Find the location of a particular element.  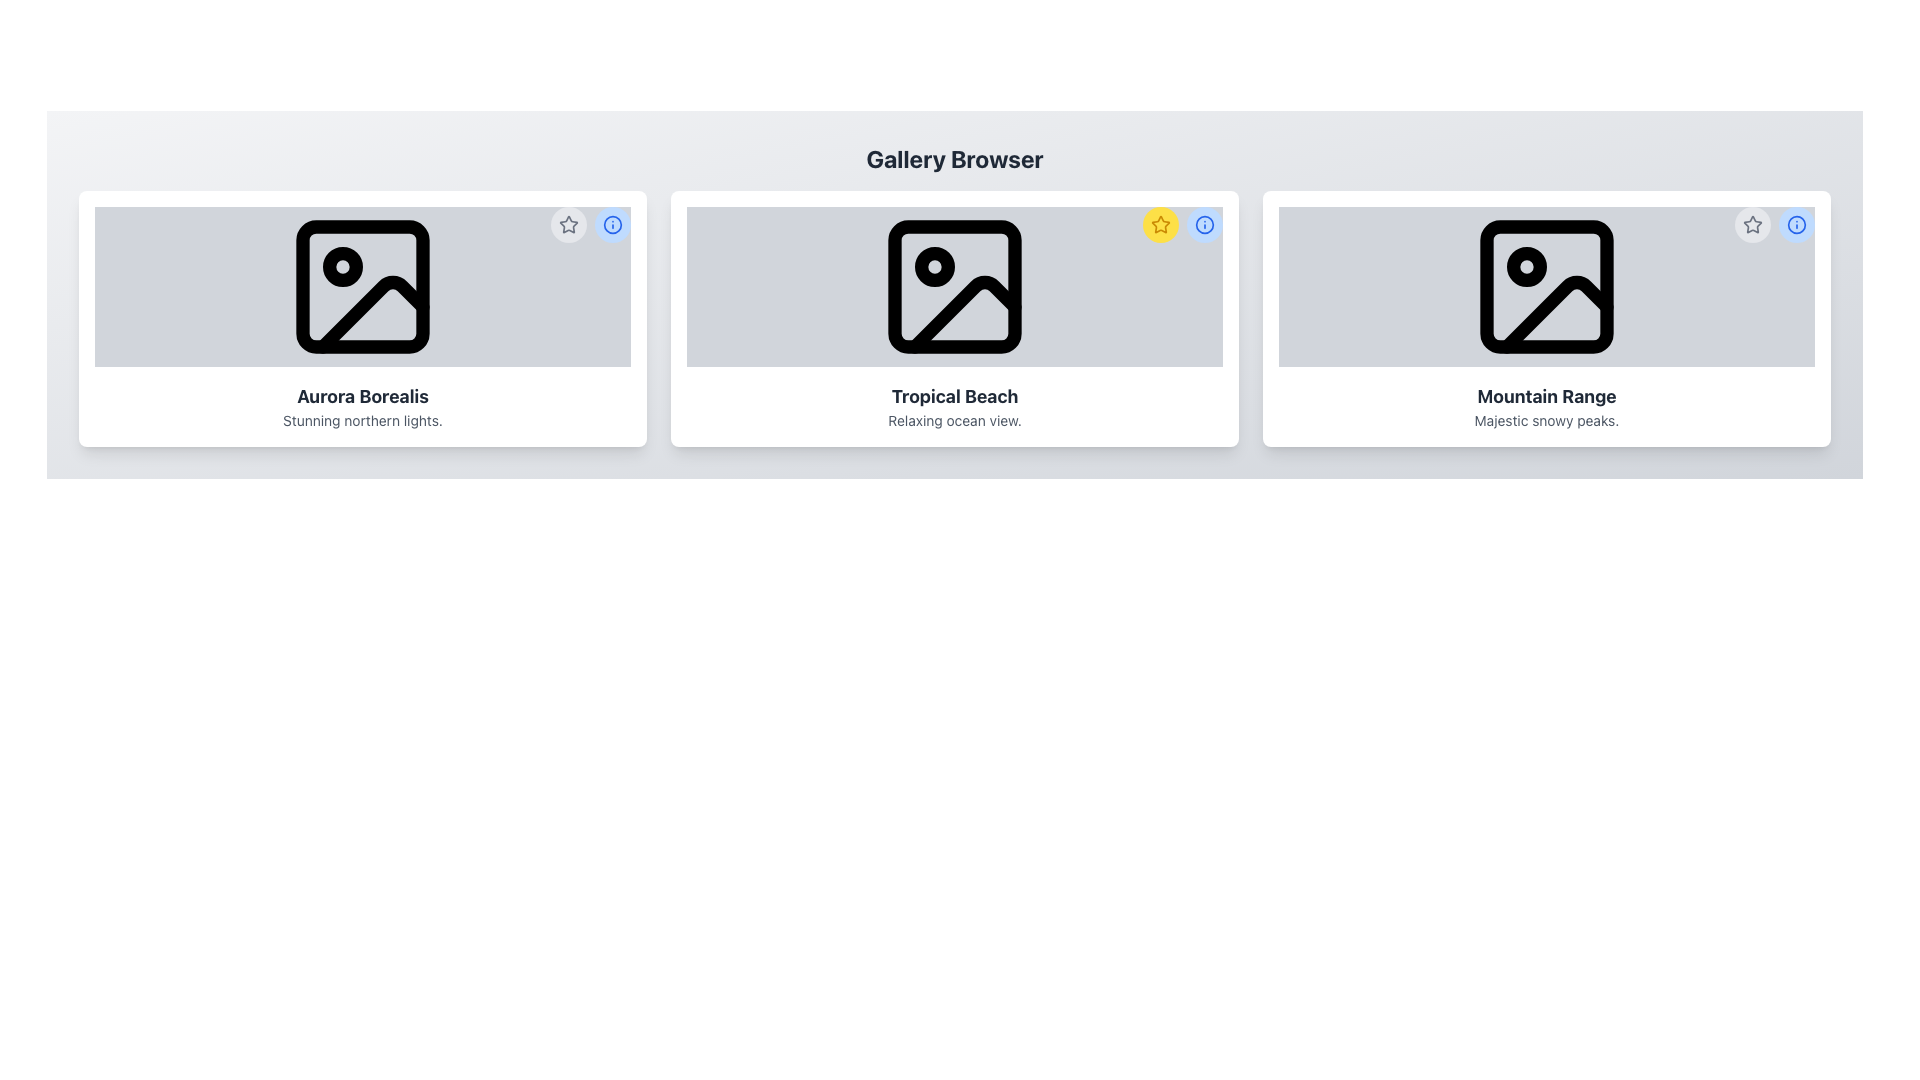

the 'Mountain Range' card located in the rightmost column of the grid is located at coordinates (1545, 318).